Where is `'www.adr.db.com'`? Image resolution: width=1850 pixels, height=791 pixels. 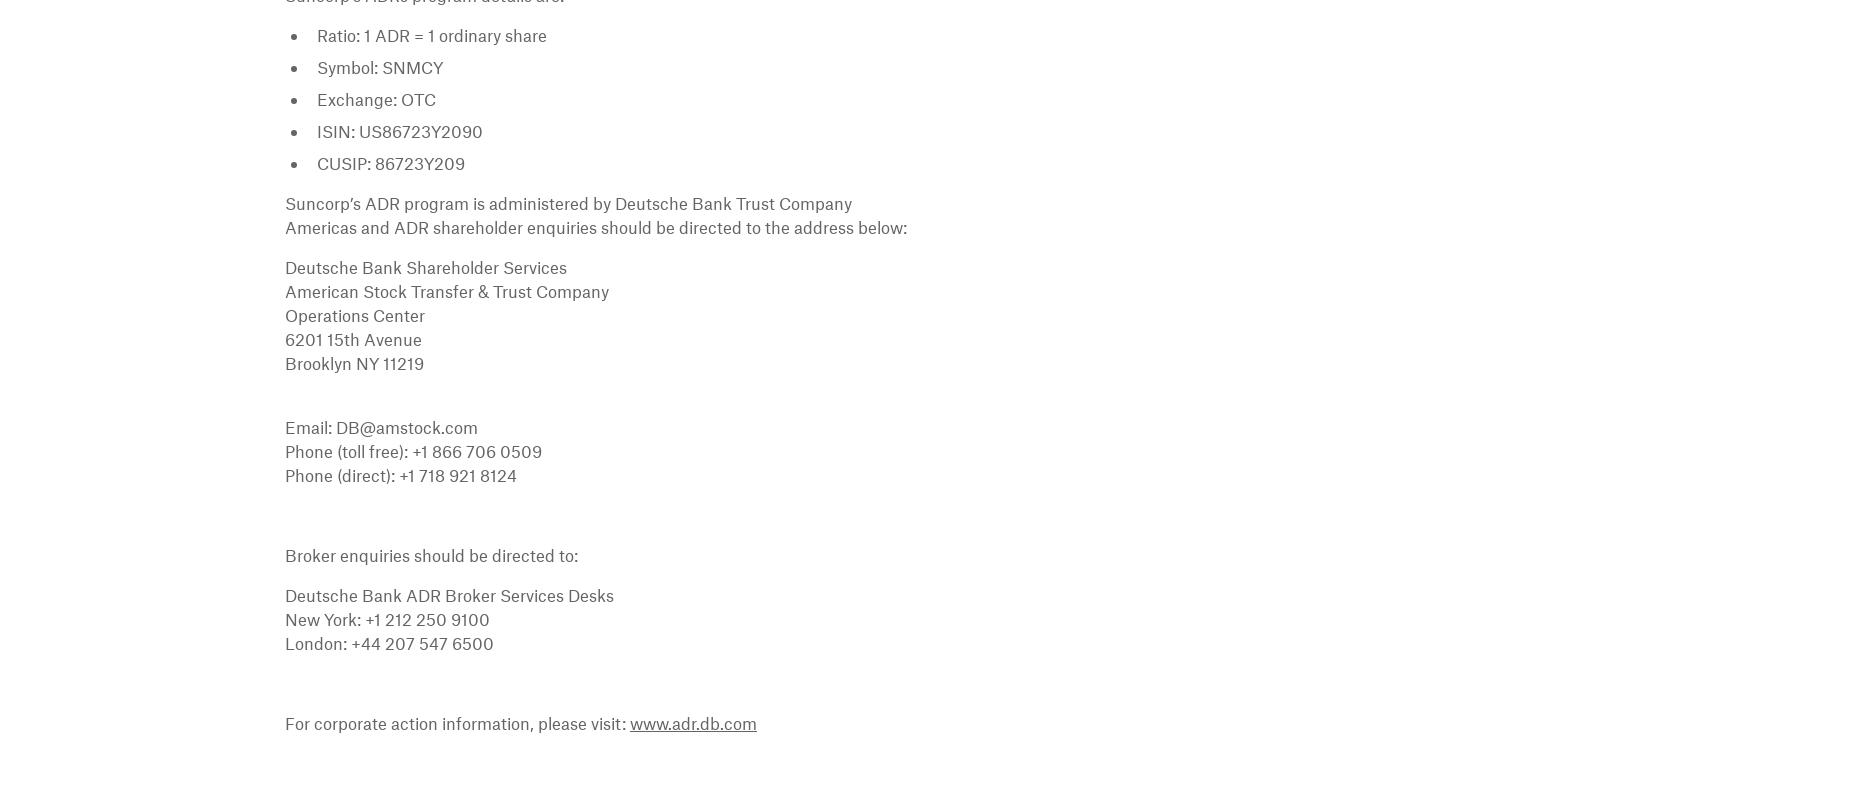 'www.adr.db.com' is located at coordinates (693, 721).